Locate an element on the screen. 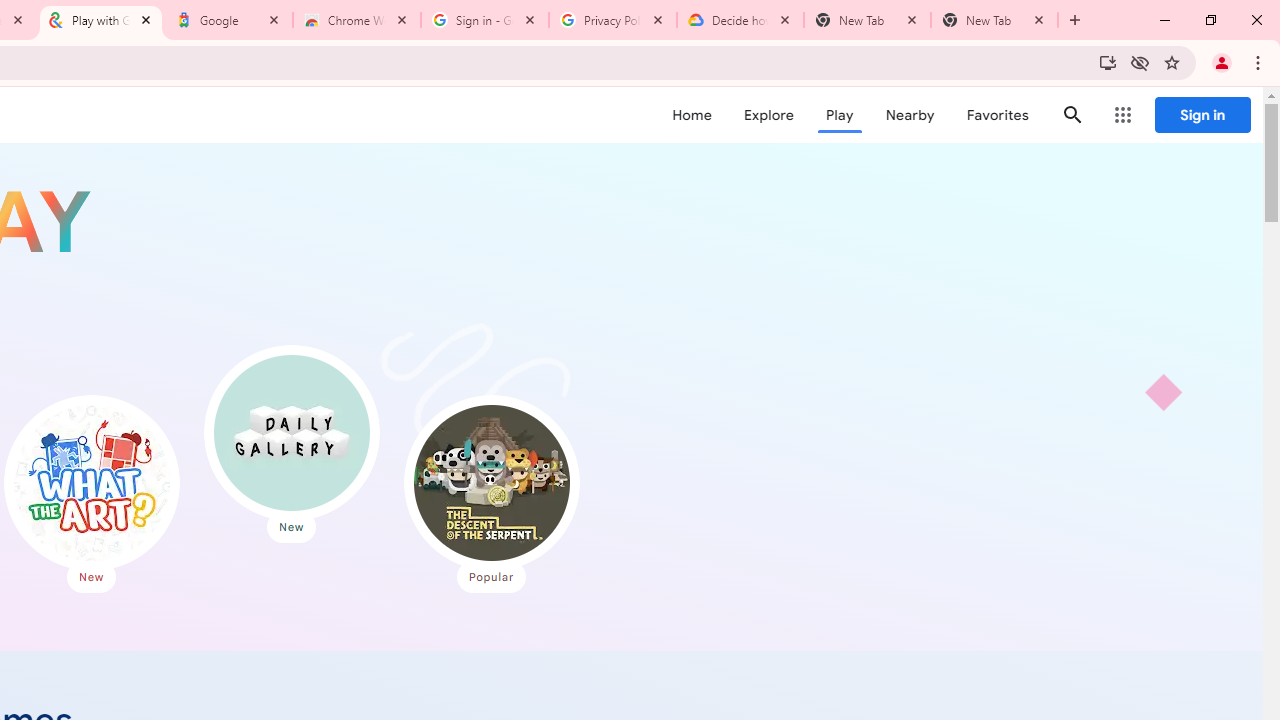  'Install Google Arts & Culture' is located at coordinates (1106, 61).